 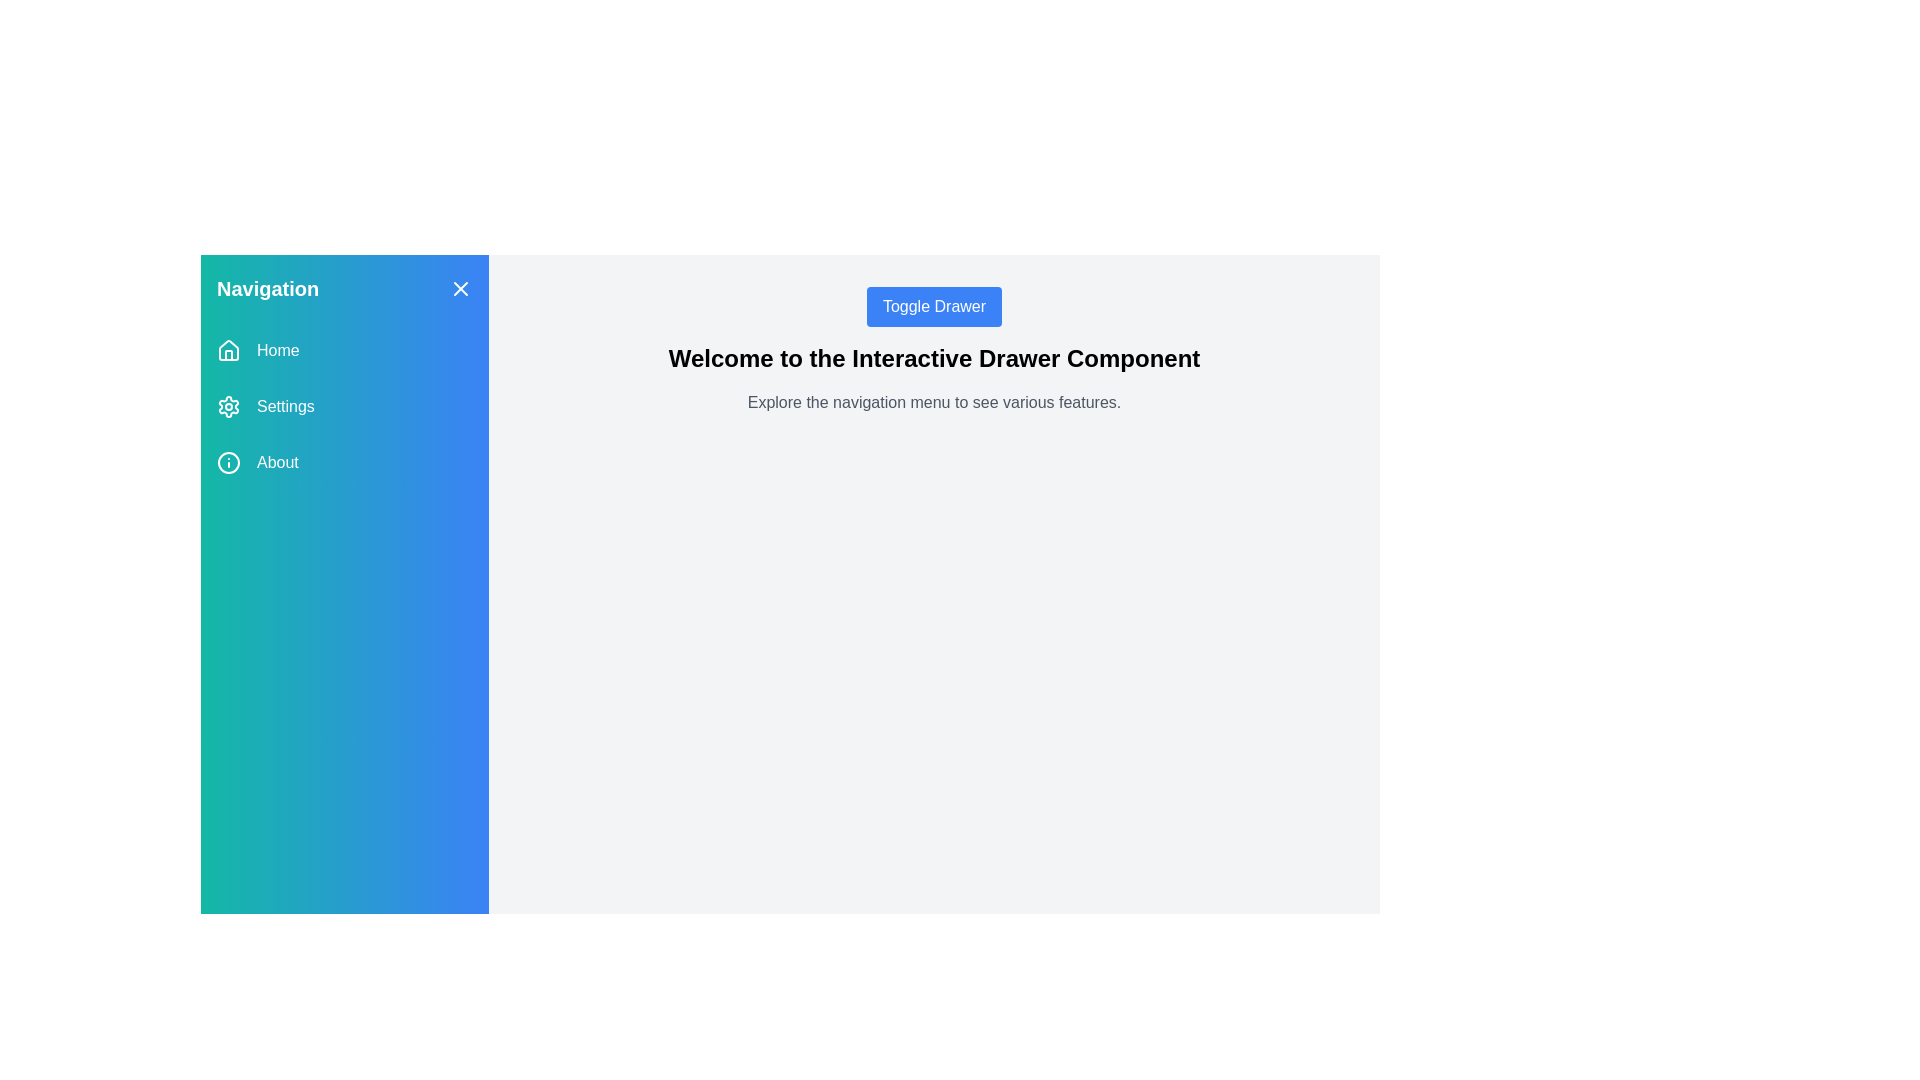 What do you see at coordinates (345, 406) in the screenshot?
I see `the navigation item Settings to navigate to the corresponding section` at bounding box center [345, 406].